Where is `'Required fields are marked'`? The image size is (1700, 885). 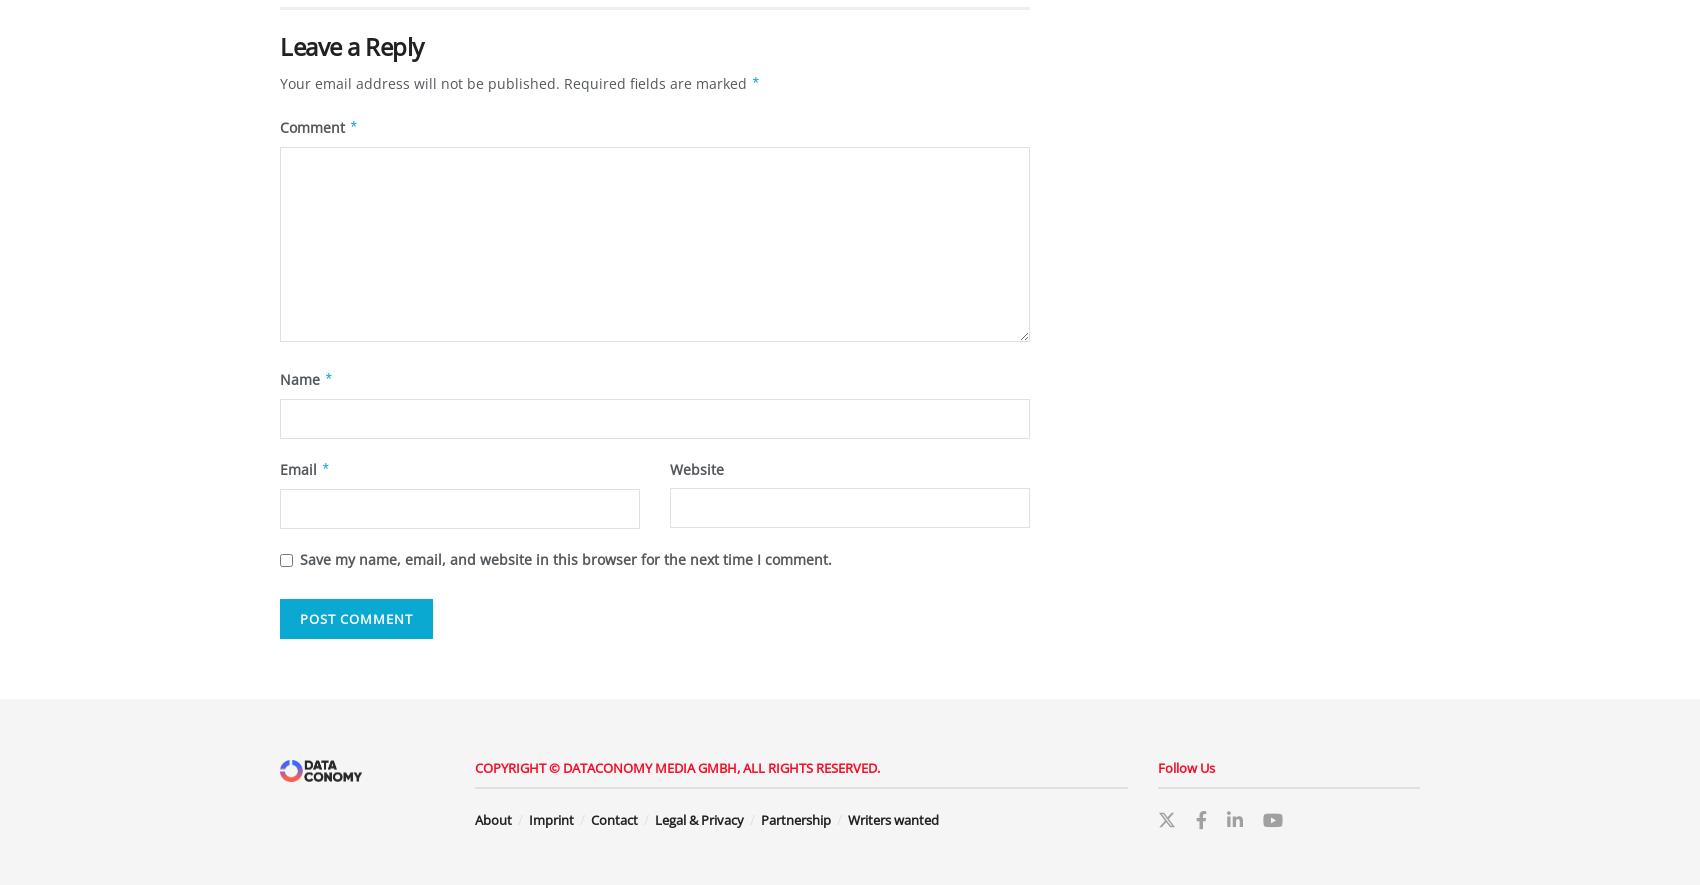 'Required fields are marked' is located at coordinates (657, 83).